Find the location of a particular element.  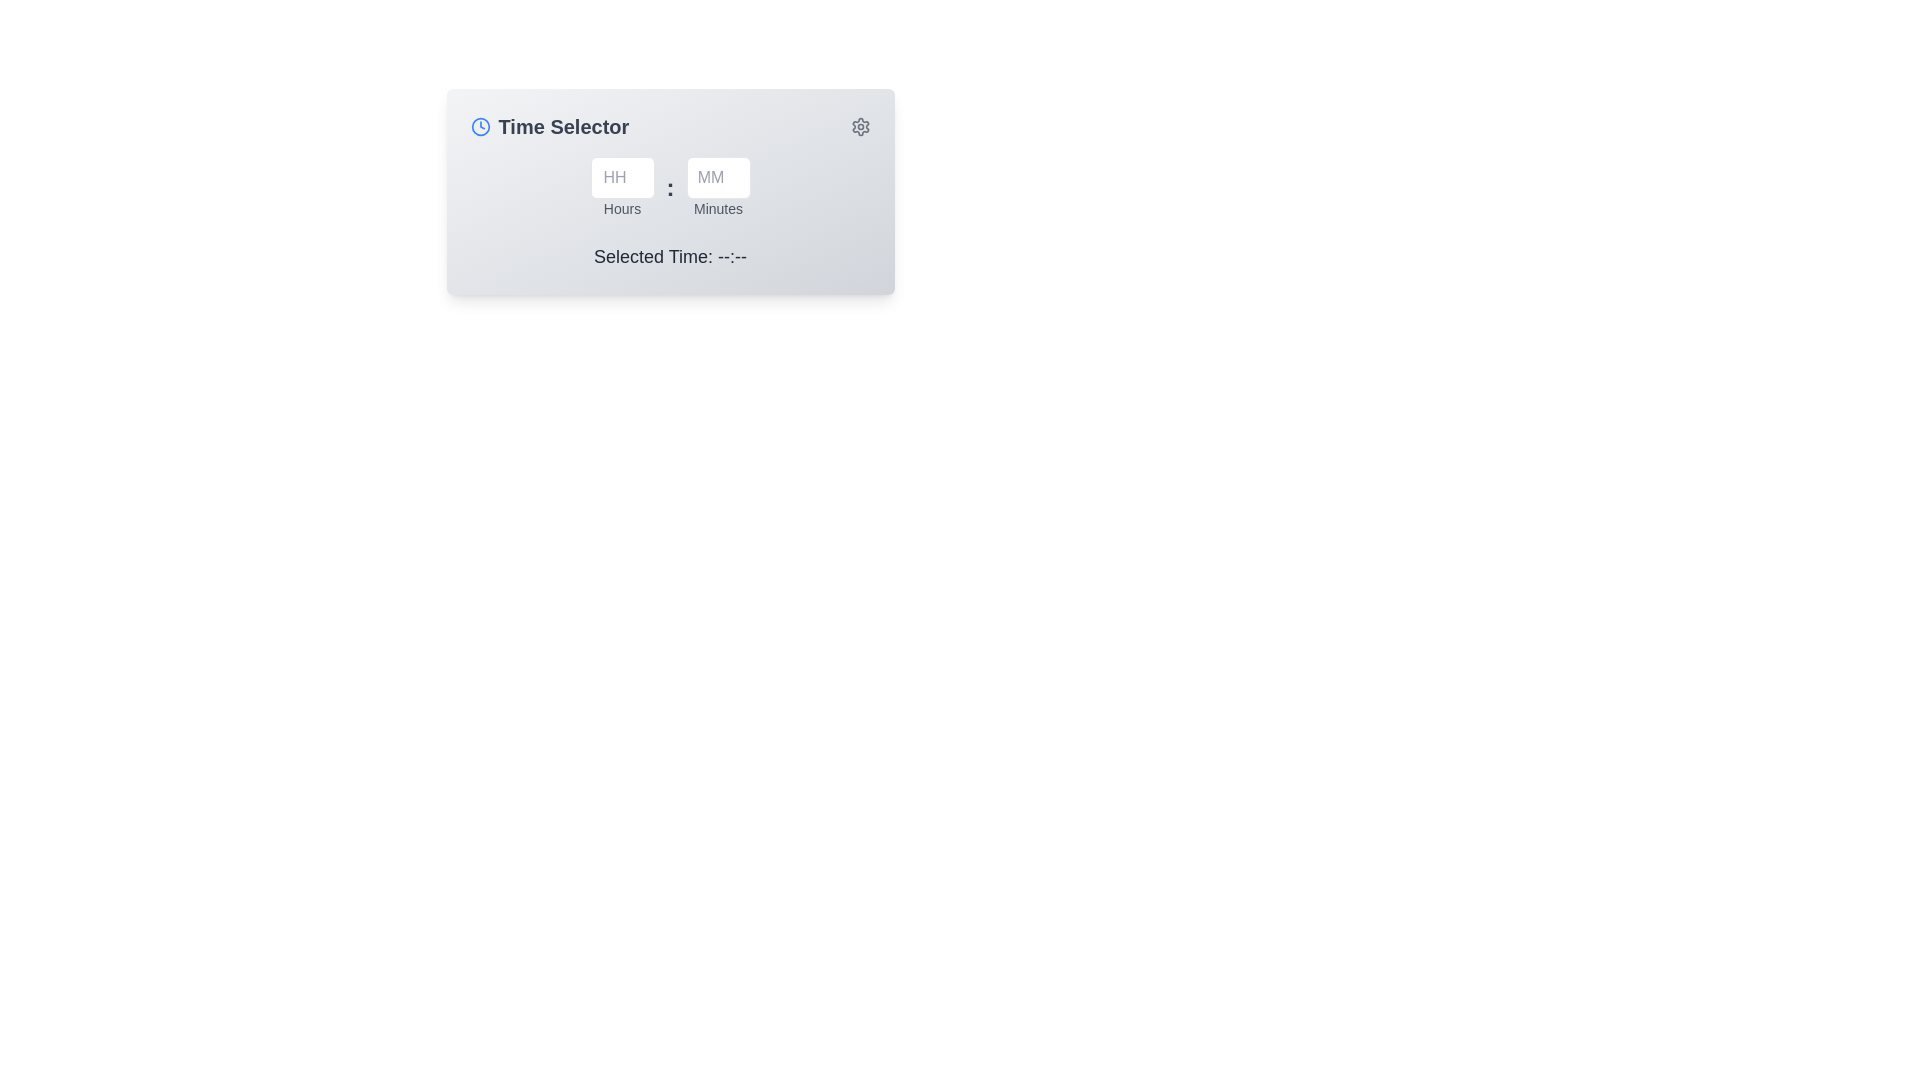

the gear-like icon representing settings functionality within the 'Time Selector' panel is located at coordinates (860, 127).